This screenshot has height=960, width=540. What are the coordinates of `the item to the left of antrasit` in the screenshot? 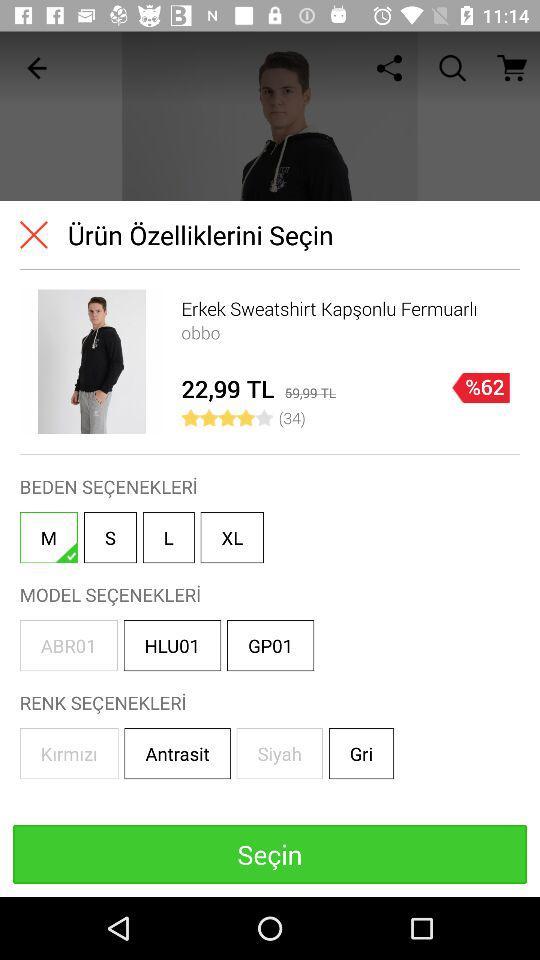 It's located at (68, 752).